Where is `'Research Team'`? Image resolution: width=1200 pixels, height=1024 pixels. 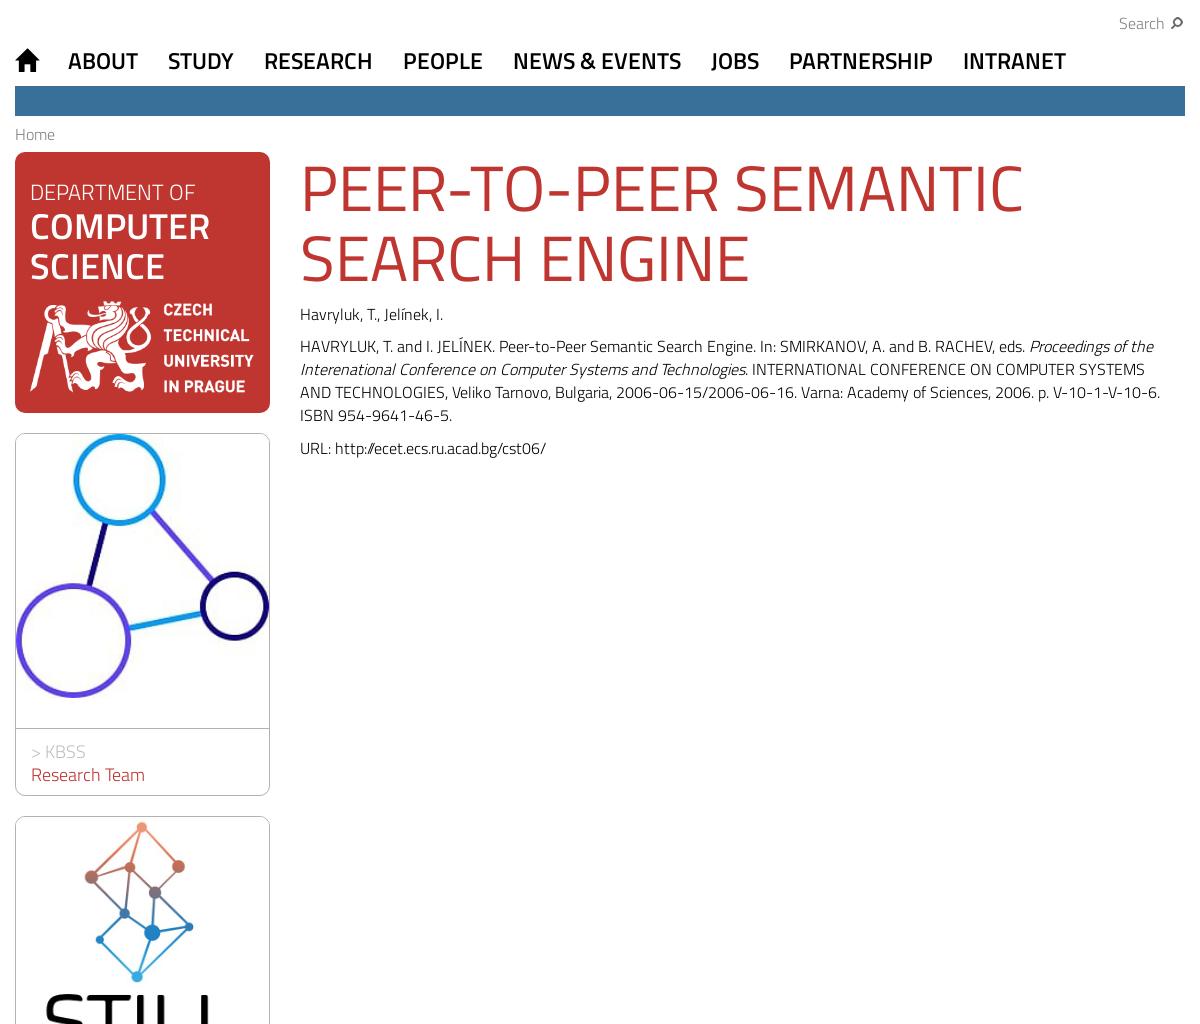 'Research Team' is located at coordinates (87, 774).